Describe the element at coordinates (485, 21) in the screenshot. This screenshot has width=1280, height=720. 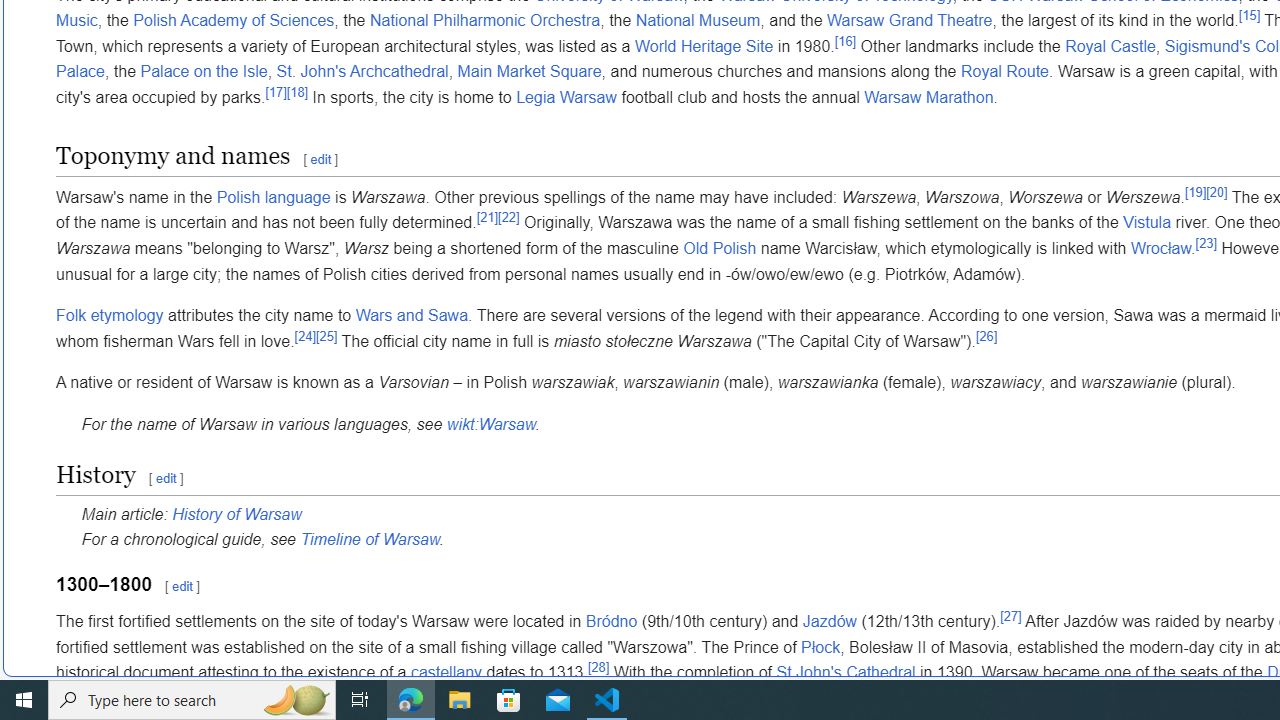
I see `'National Philharmonic Orchestra'` at that location.